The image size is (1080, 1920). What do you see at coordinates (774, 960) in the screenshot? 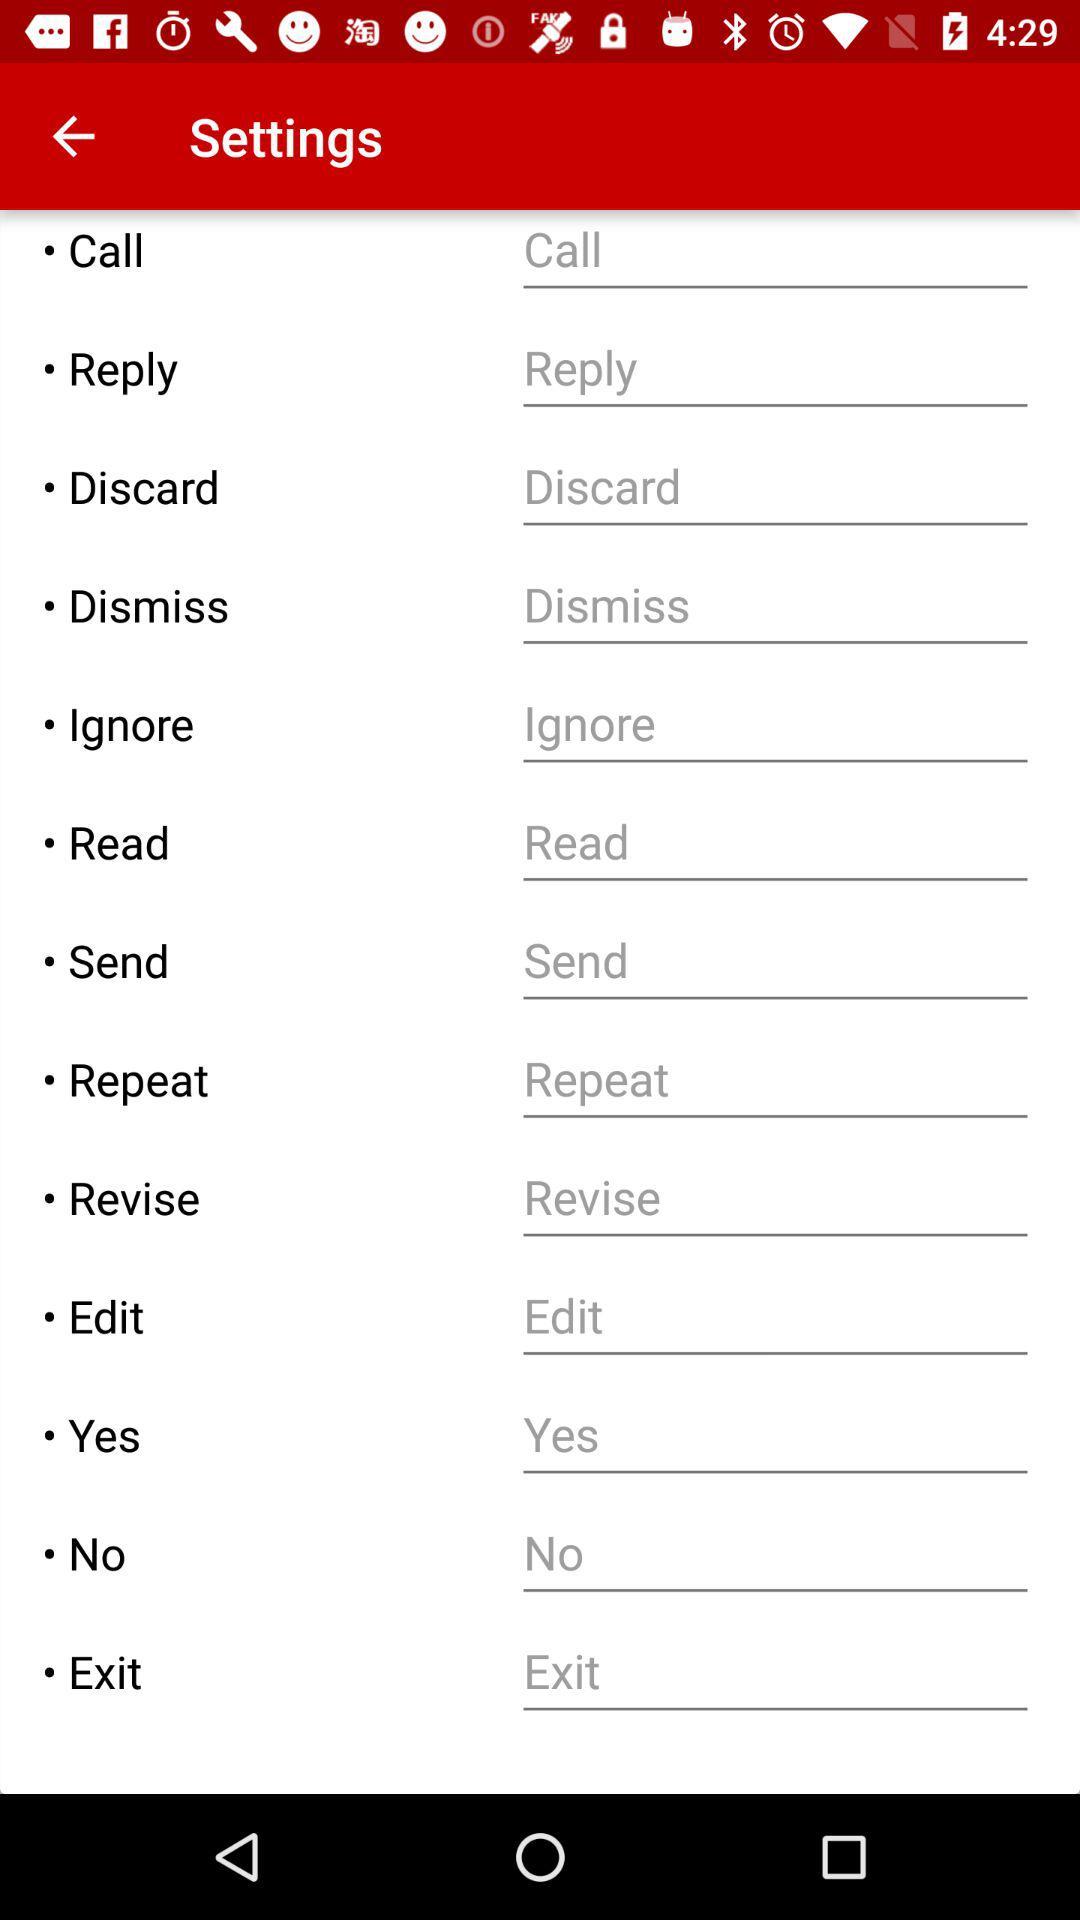
I see `text input box` at bounding box center [774, 960].